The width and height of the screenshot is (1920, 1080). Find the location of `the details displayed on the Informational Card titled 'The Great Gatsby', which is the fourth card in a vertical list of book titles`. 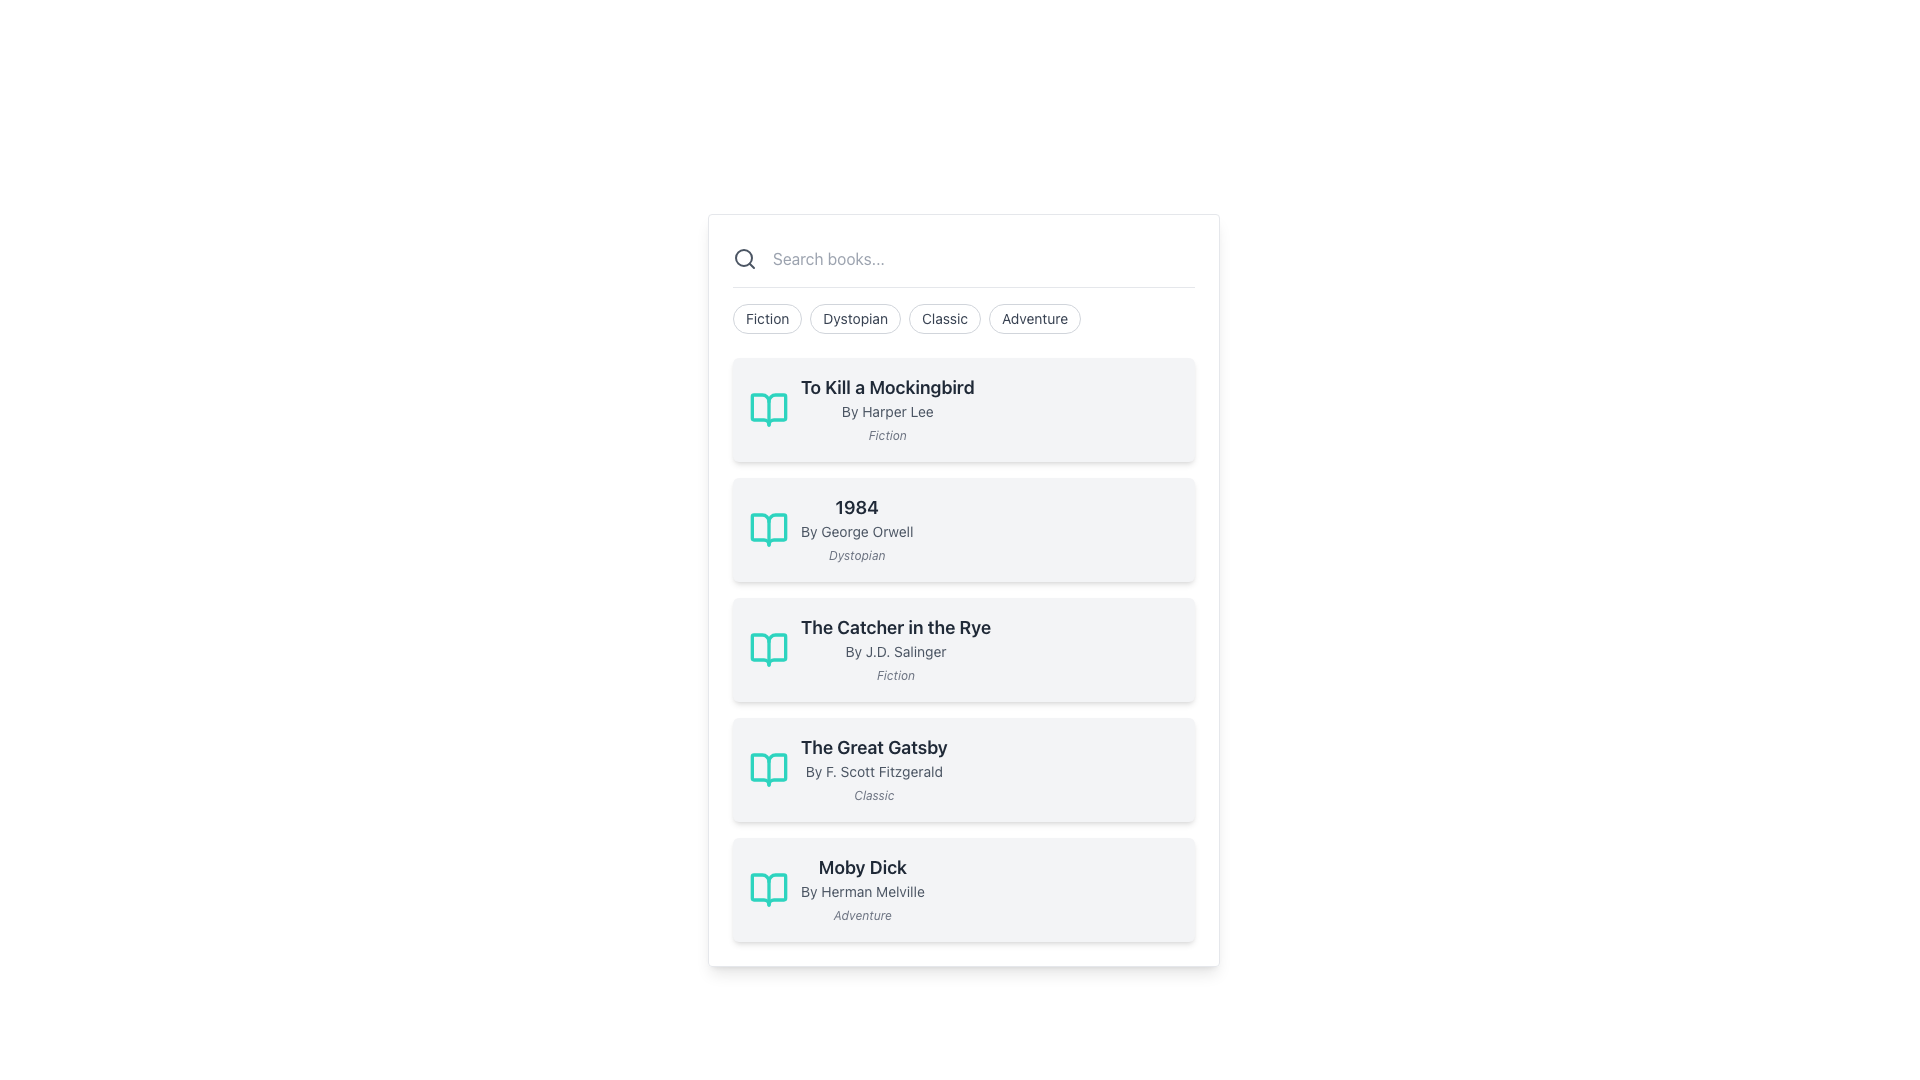

the details displayed on the Informational Card titled 'The Great Gatsby', which is the fourth card in a vertical list of book titles is located at coordinates (964, 769).